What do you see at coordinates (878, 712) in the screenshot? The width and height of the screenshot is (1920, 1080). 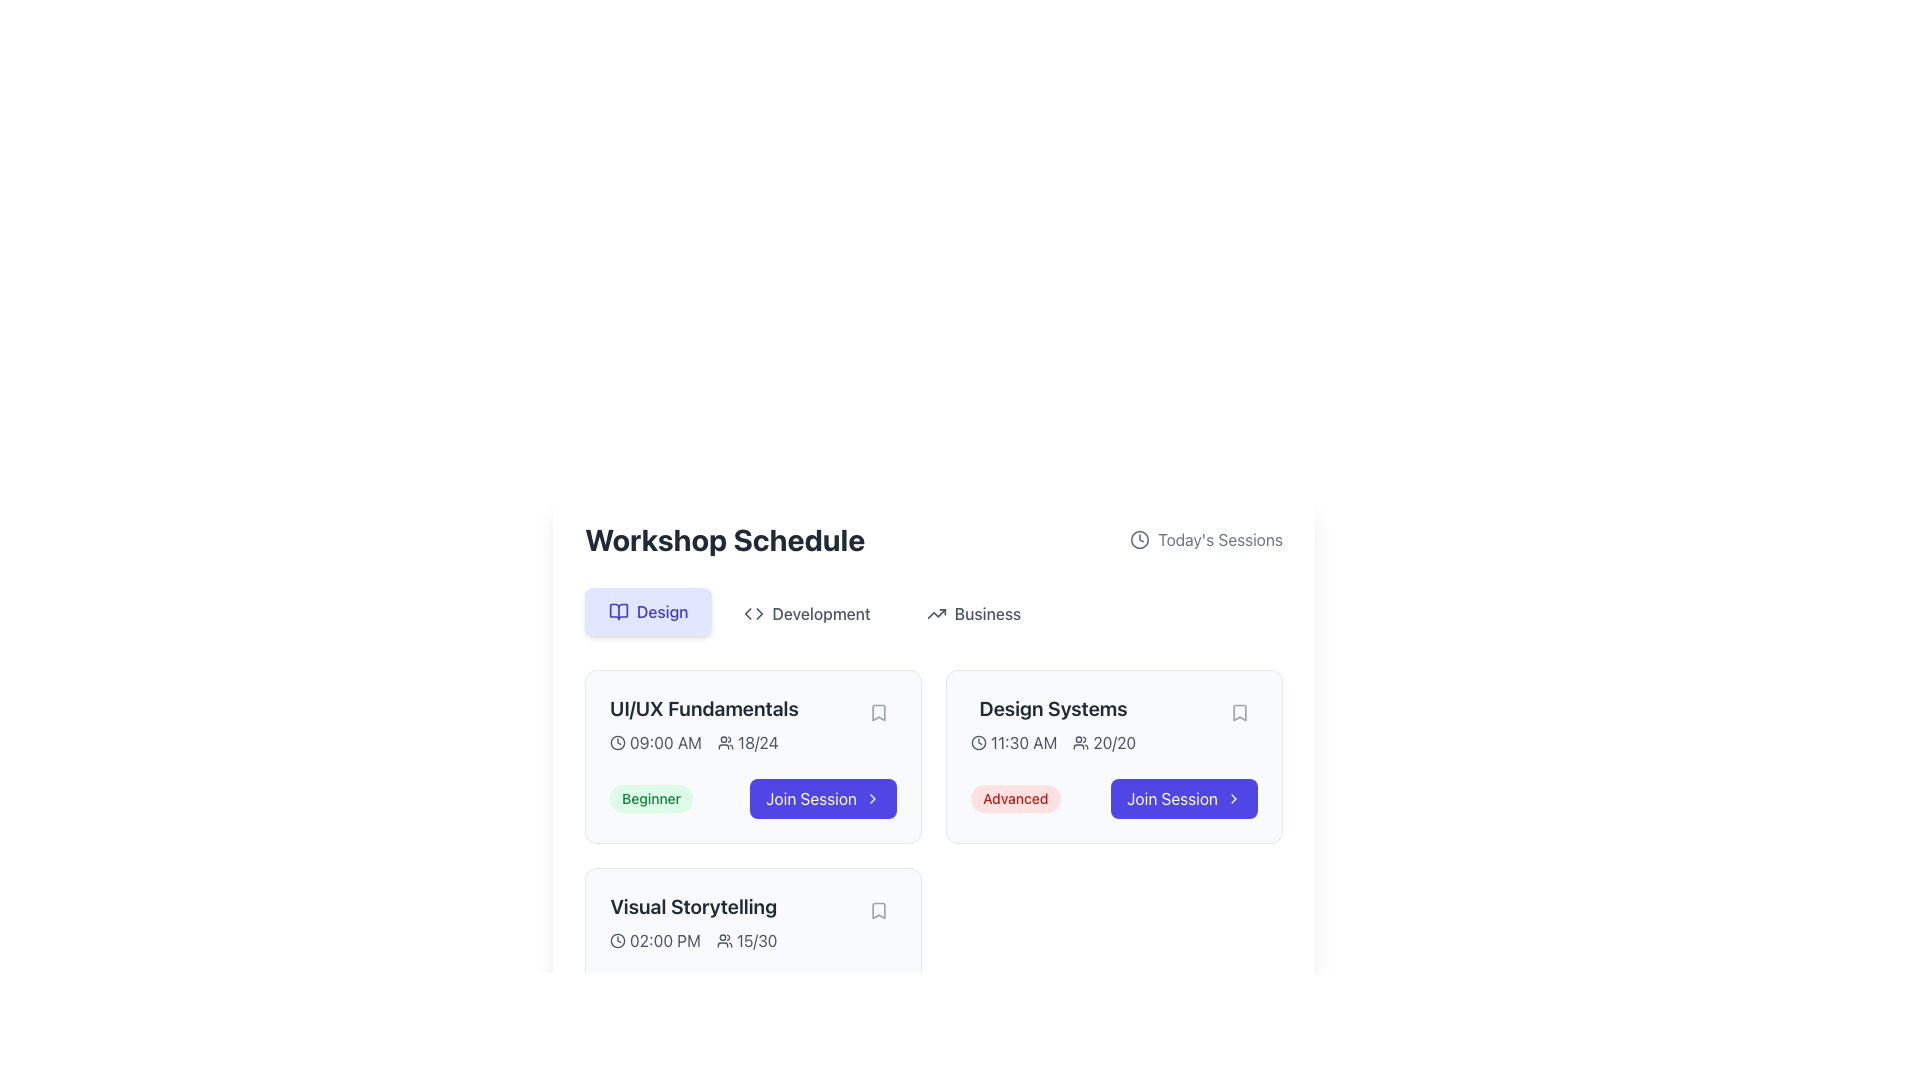 I see `the bookmark icon located at the top-right corner of the 'UI/UX Fundamentals' workshop card` at bounding box center [878, 712].